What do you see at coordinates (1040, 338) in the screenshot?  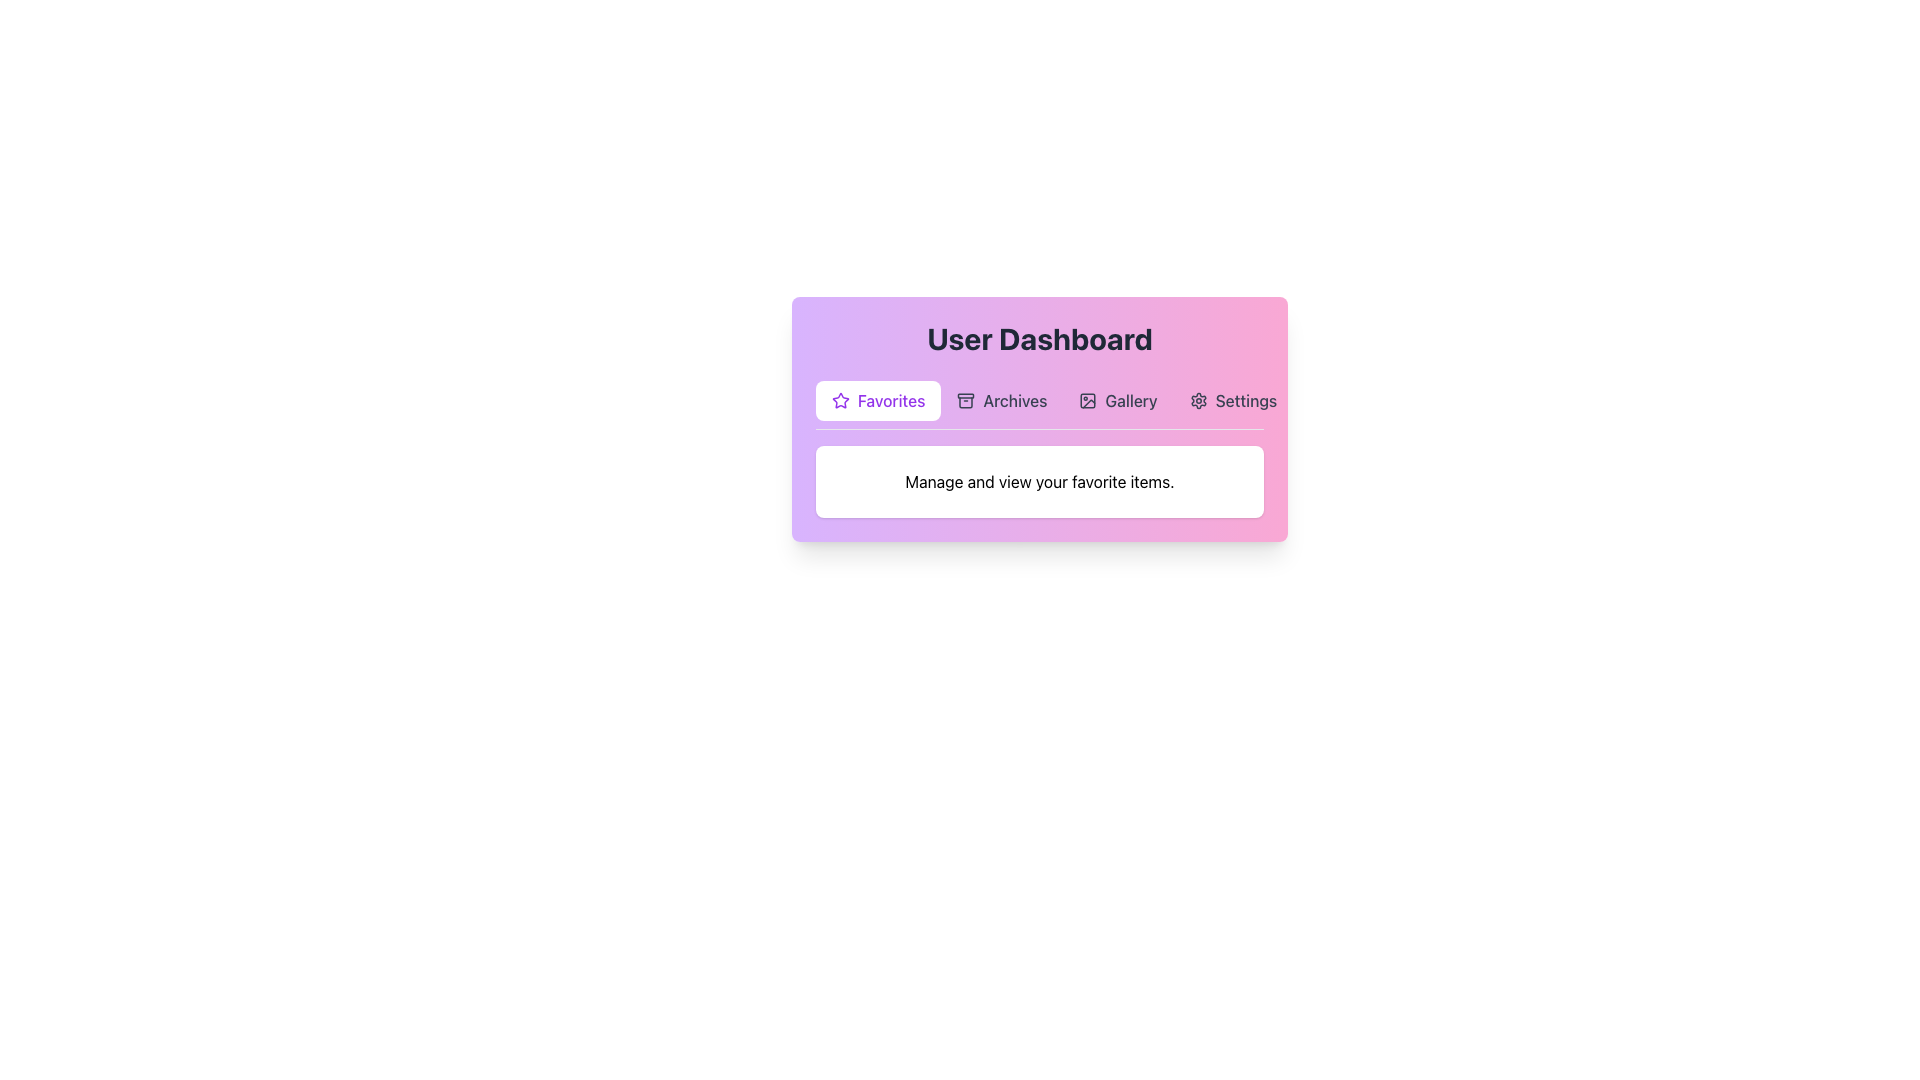 I see `prominently displayed header text that reads 'User Dashboard', which is located at the top of the panel with a gradient background` at bounding box center [1040, 338].